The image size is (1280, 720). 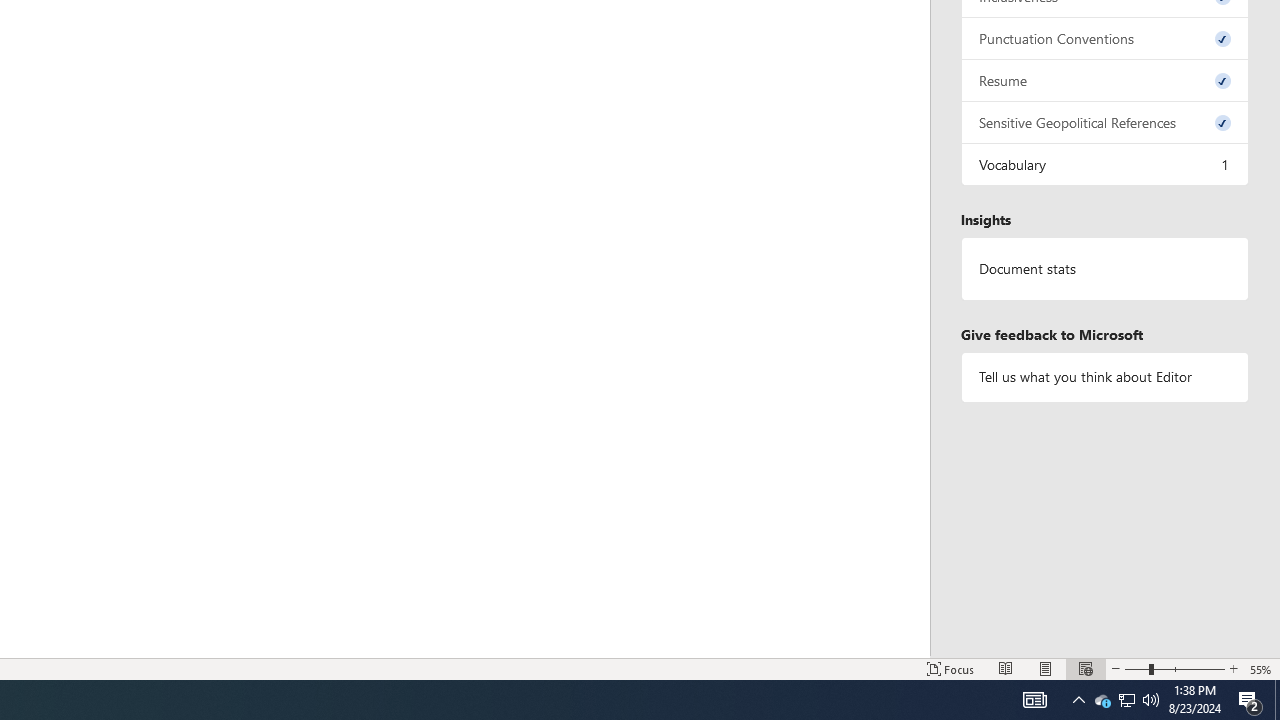 What do you see at coordinates (1104, 163) in the screenshot?
I see `'Vocabulary, 1 issue. Press space or enter to review items.'` at bounding box center [1104, 163].